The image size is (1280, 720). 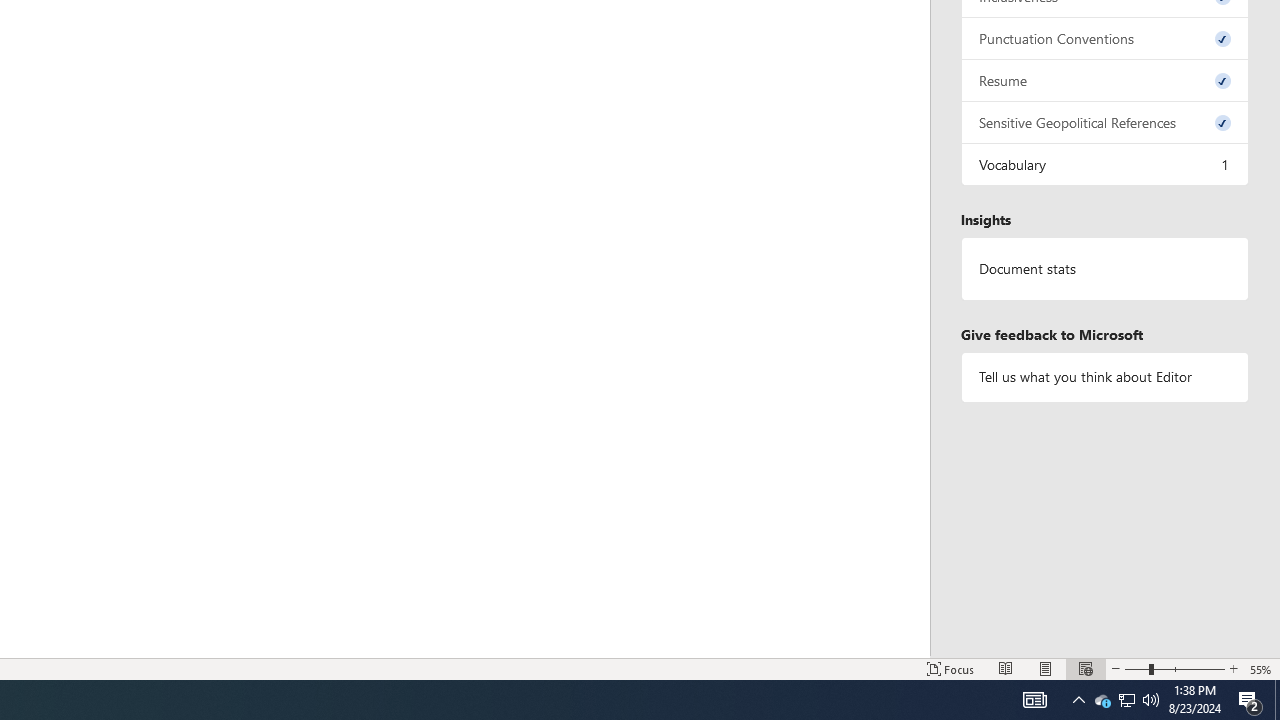 What do you see at coordinates (1104, 163) in the screenshot?
I see `'Vocabulary, 1 issue. Press space or enter to review items.'` at bounding box center [1104, 163].